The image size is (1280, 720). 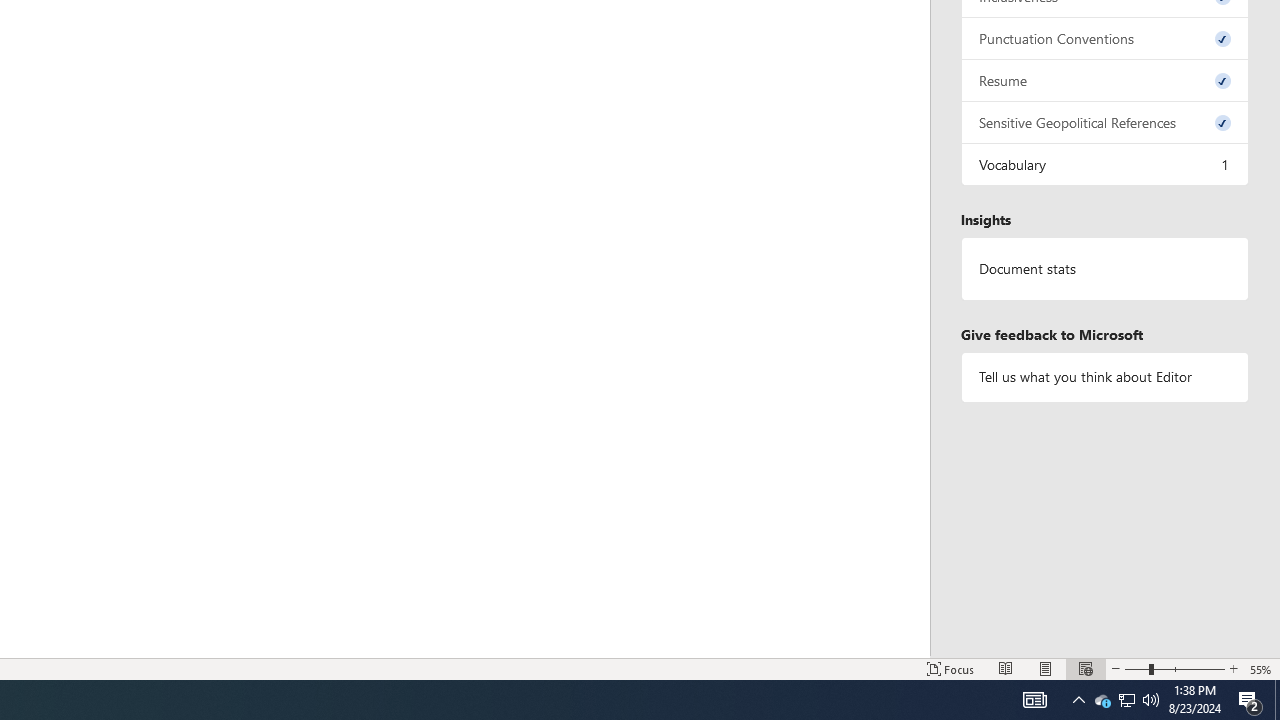 What do you see at coordinates (1104, 163) in the screenshot?
I see `'Vocabulary, 1 issue. Press space or enter to review items.'` at bounding box center [1104, 163].